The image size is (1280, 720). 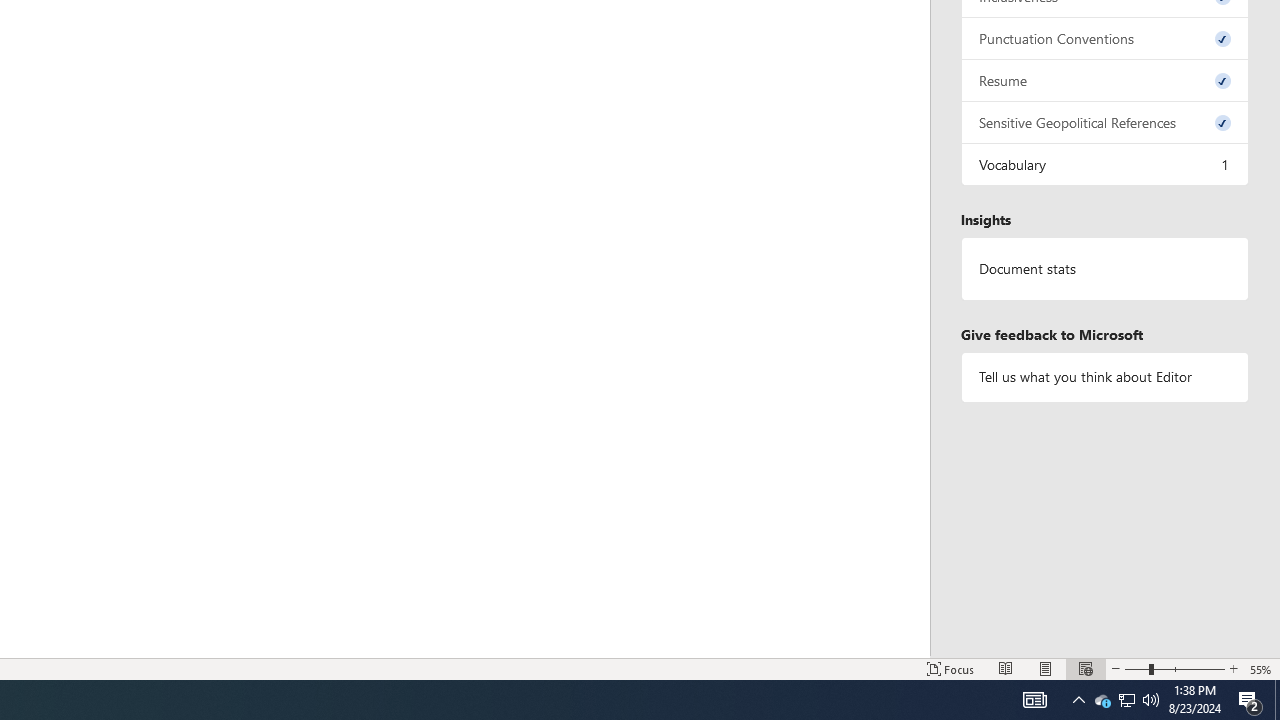 What do you see at coordinates (1104, 163) in the screenshot?
I see `'Vocabulary, 1 issue. Press space or enter to review items.'` at bounding box center [1104, 163].